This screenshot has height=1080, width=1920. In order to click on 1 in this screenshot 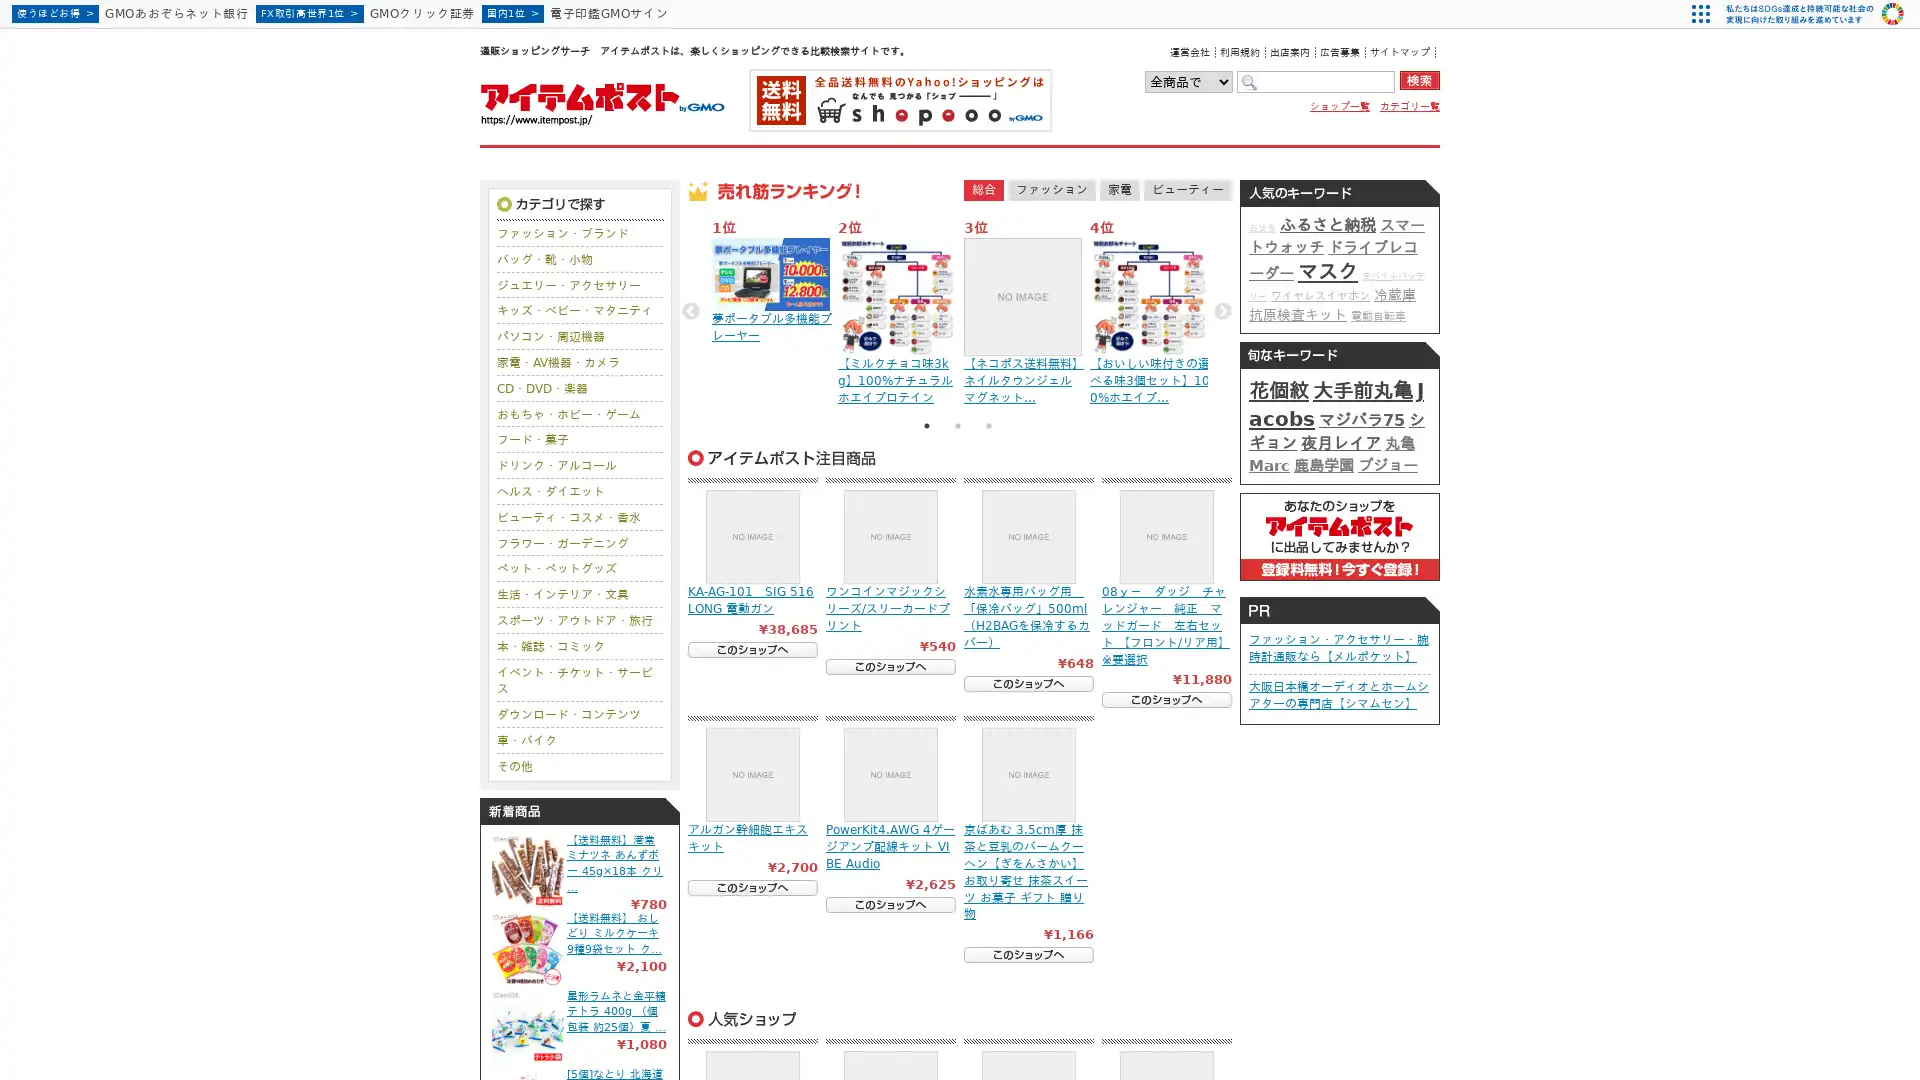, I will do `click(925, 424)`.